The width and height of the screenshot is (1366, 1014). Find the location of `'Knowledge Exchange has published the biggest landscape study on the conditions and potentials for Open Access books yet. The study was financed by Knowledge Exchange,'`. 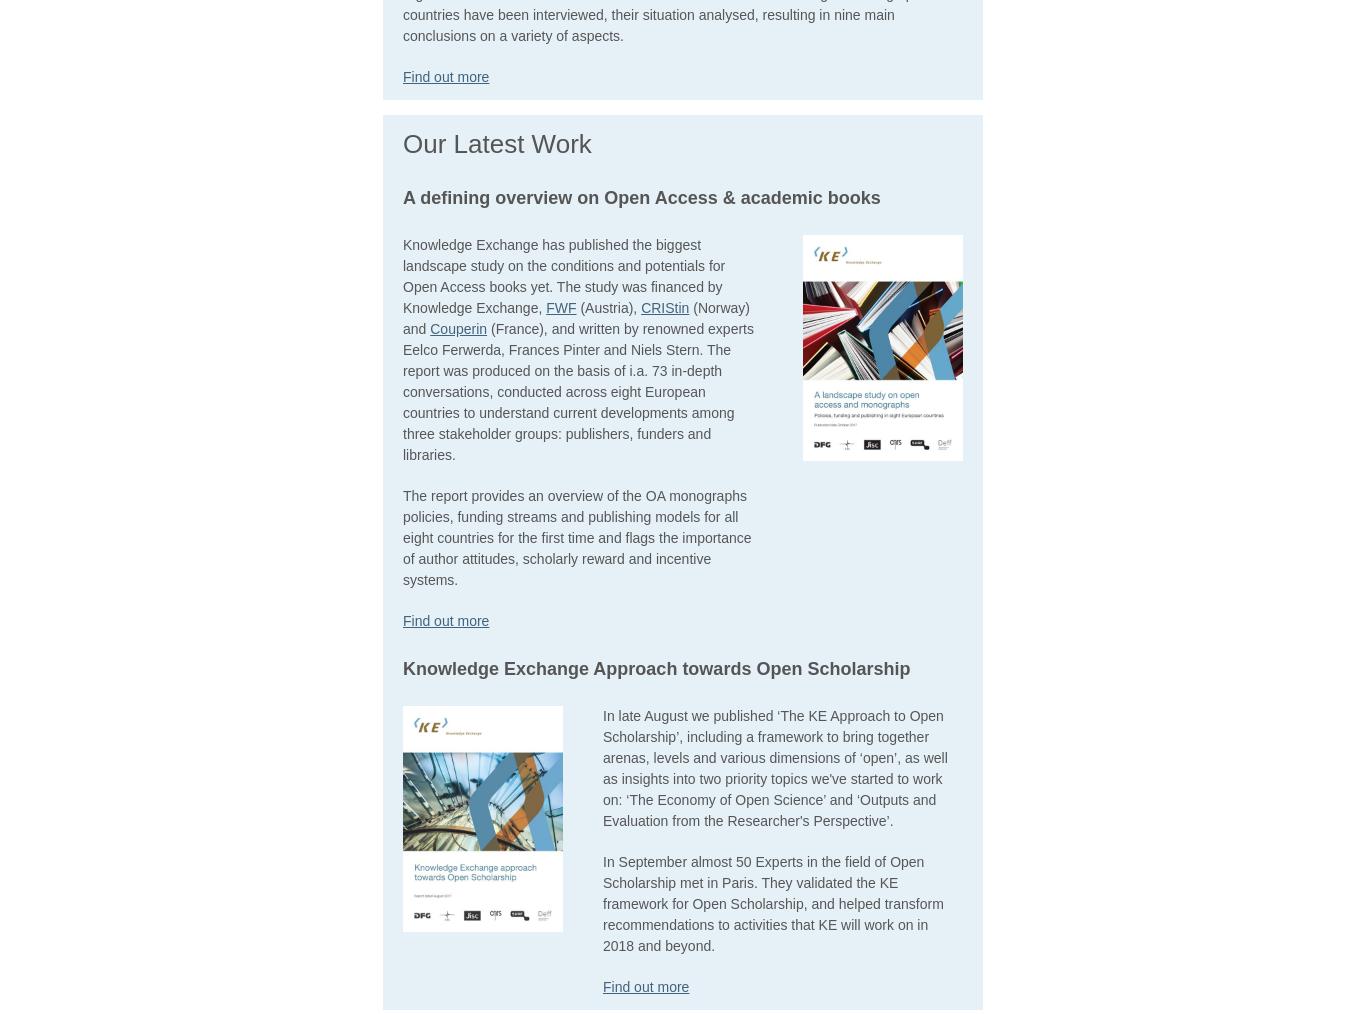

'Knowledge Exchange has published the biggest landscape study on the conditions and potentials for Open Access books yet. The study was financed by Knowledge Exchange,' is located at coordinates (564, 276).